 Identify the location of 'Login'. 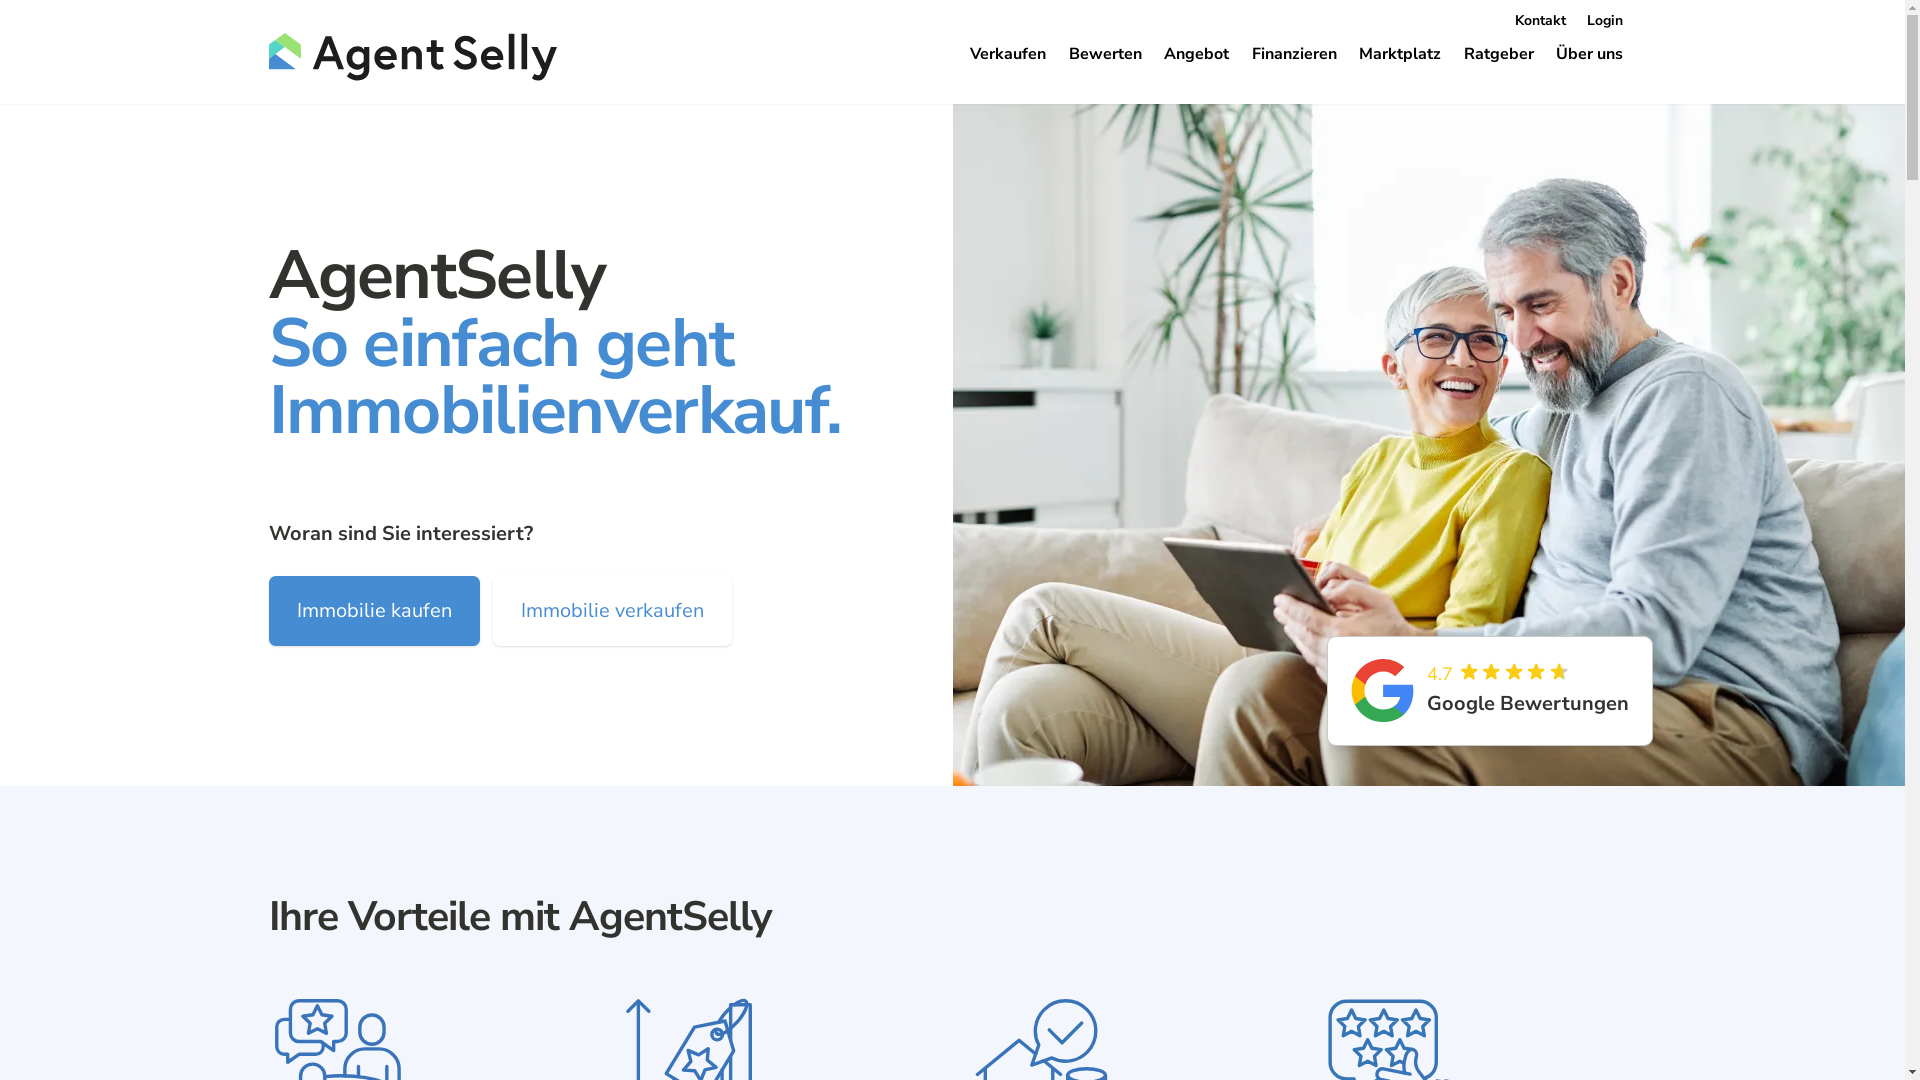
(1604, 19).